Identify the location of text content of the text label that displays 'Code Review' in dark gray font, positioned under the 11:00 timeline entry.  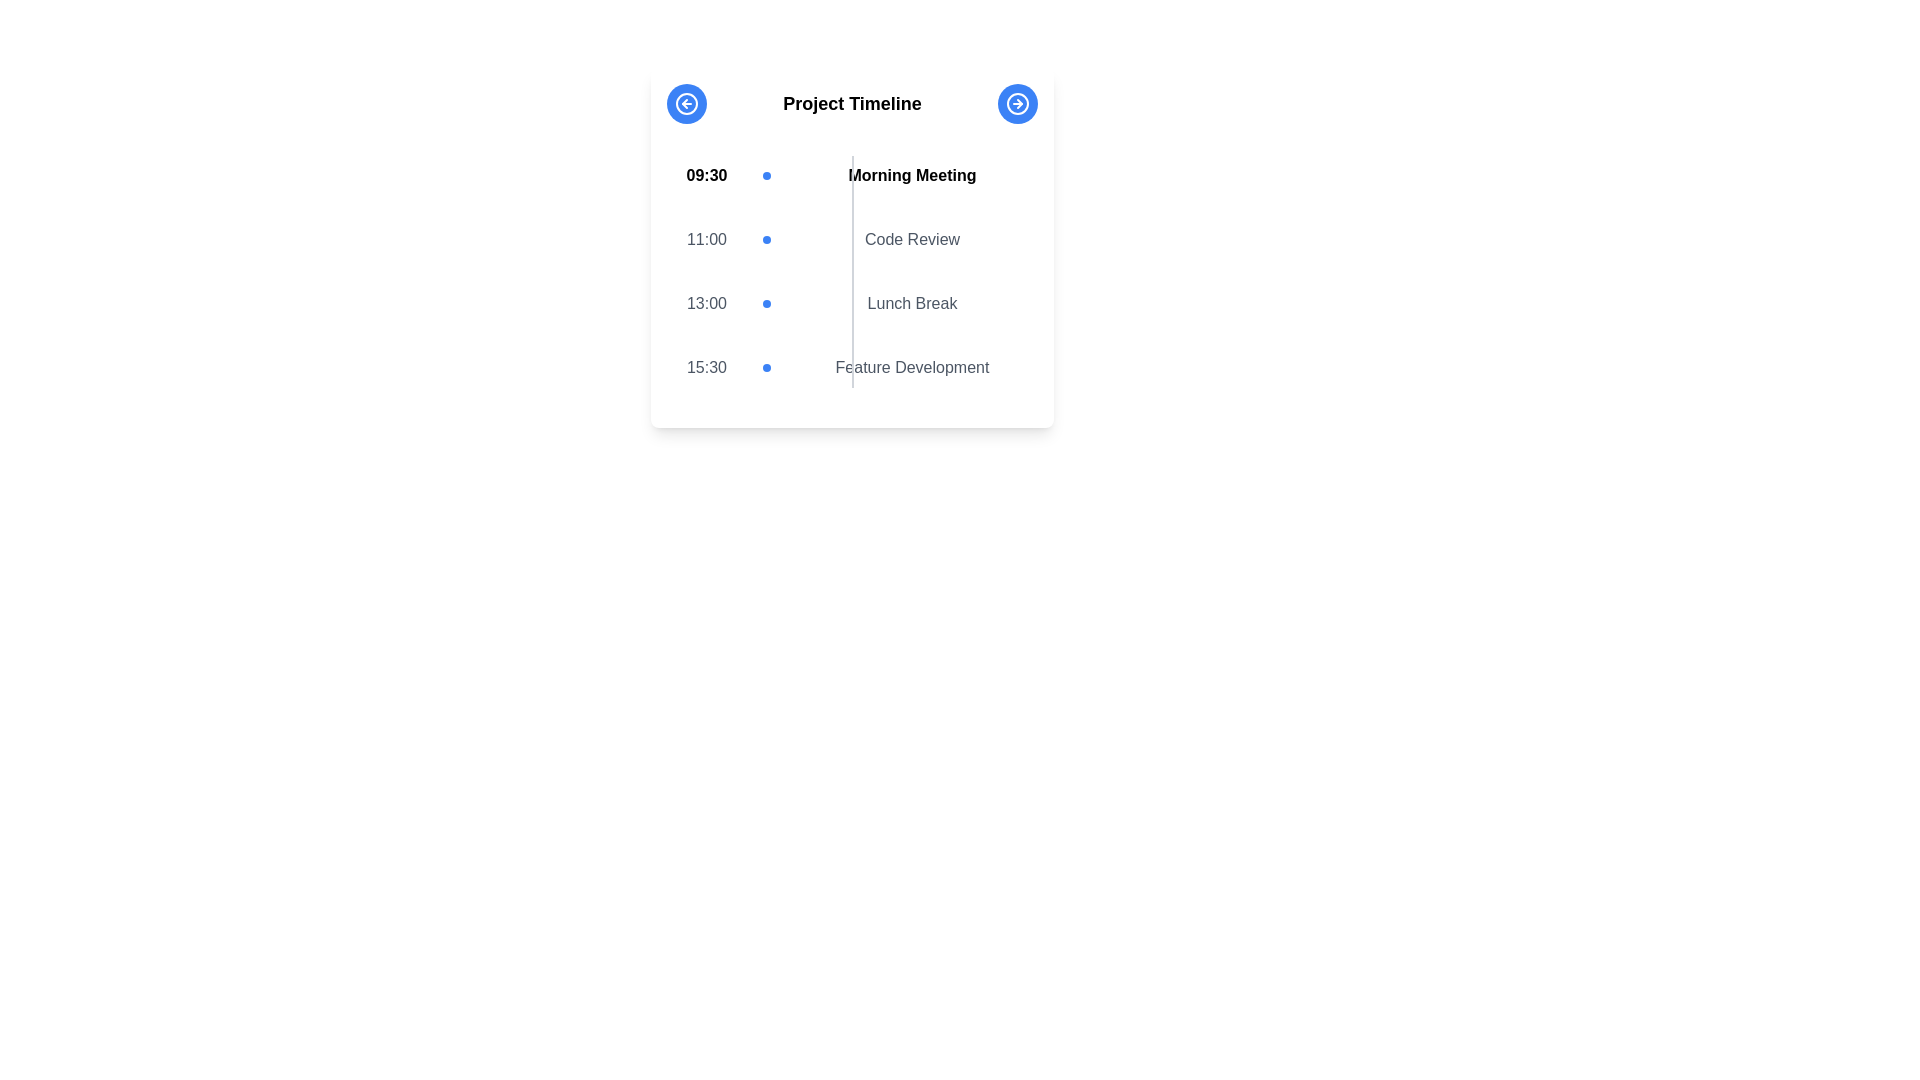
(911, 238).